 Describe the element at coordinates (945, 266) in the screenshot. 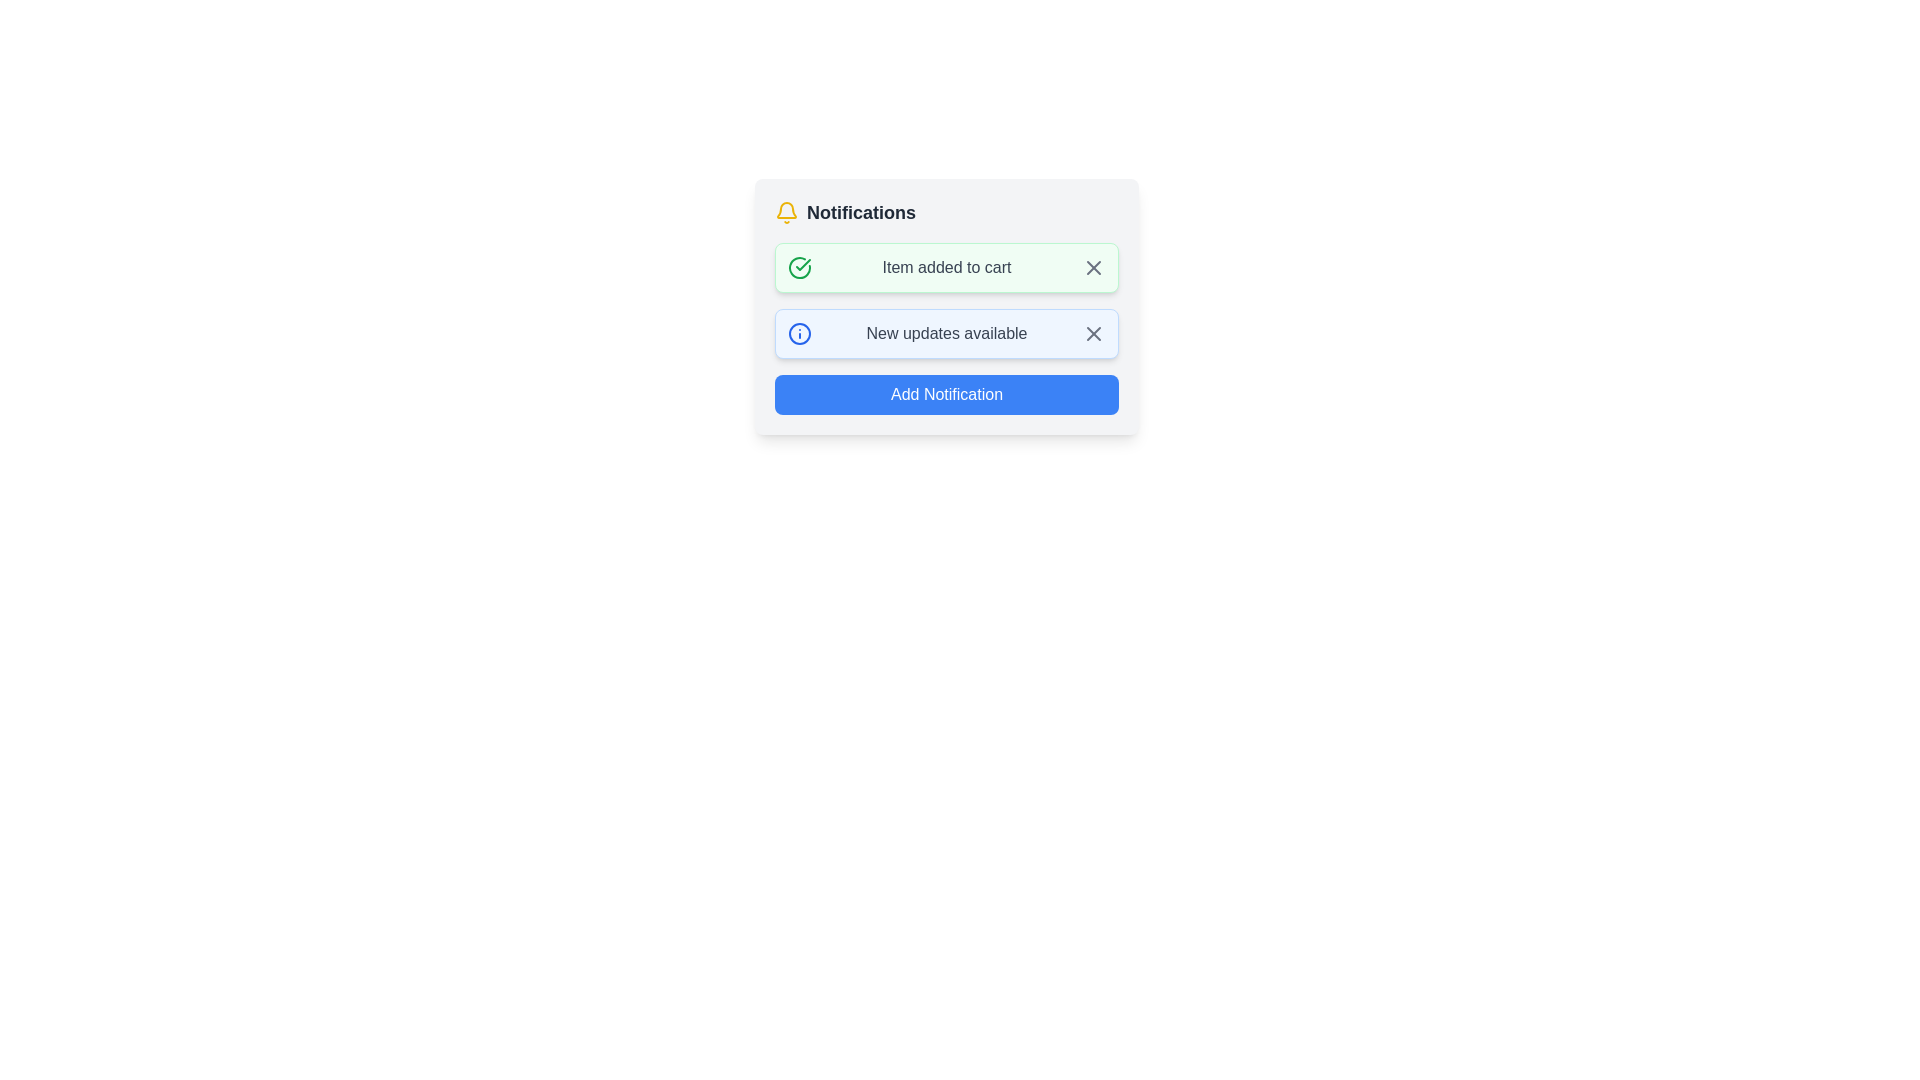

I see `text label displaying 'Item added to cart', which is styled with a gray font color and located within a green notification card` at that location.